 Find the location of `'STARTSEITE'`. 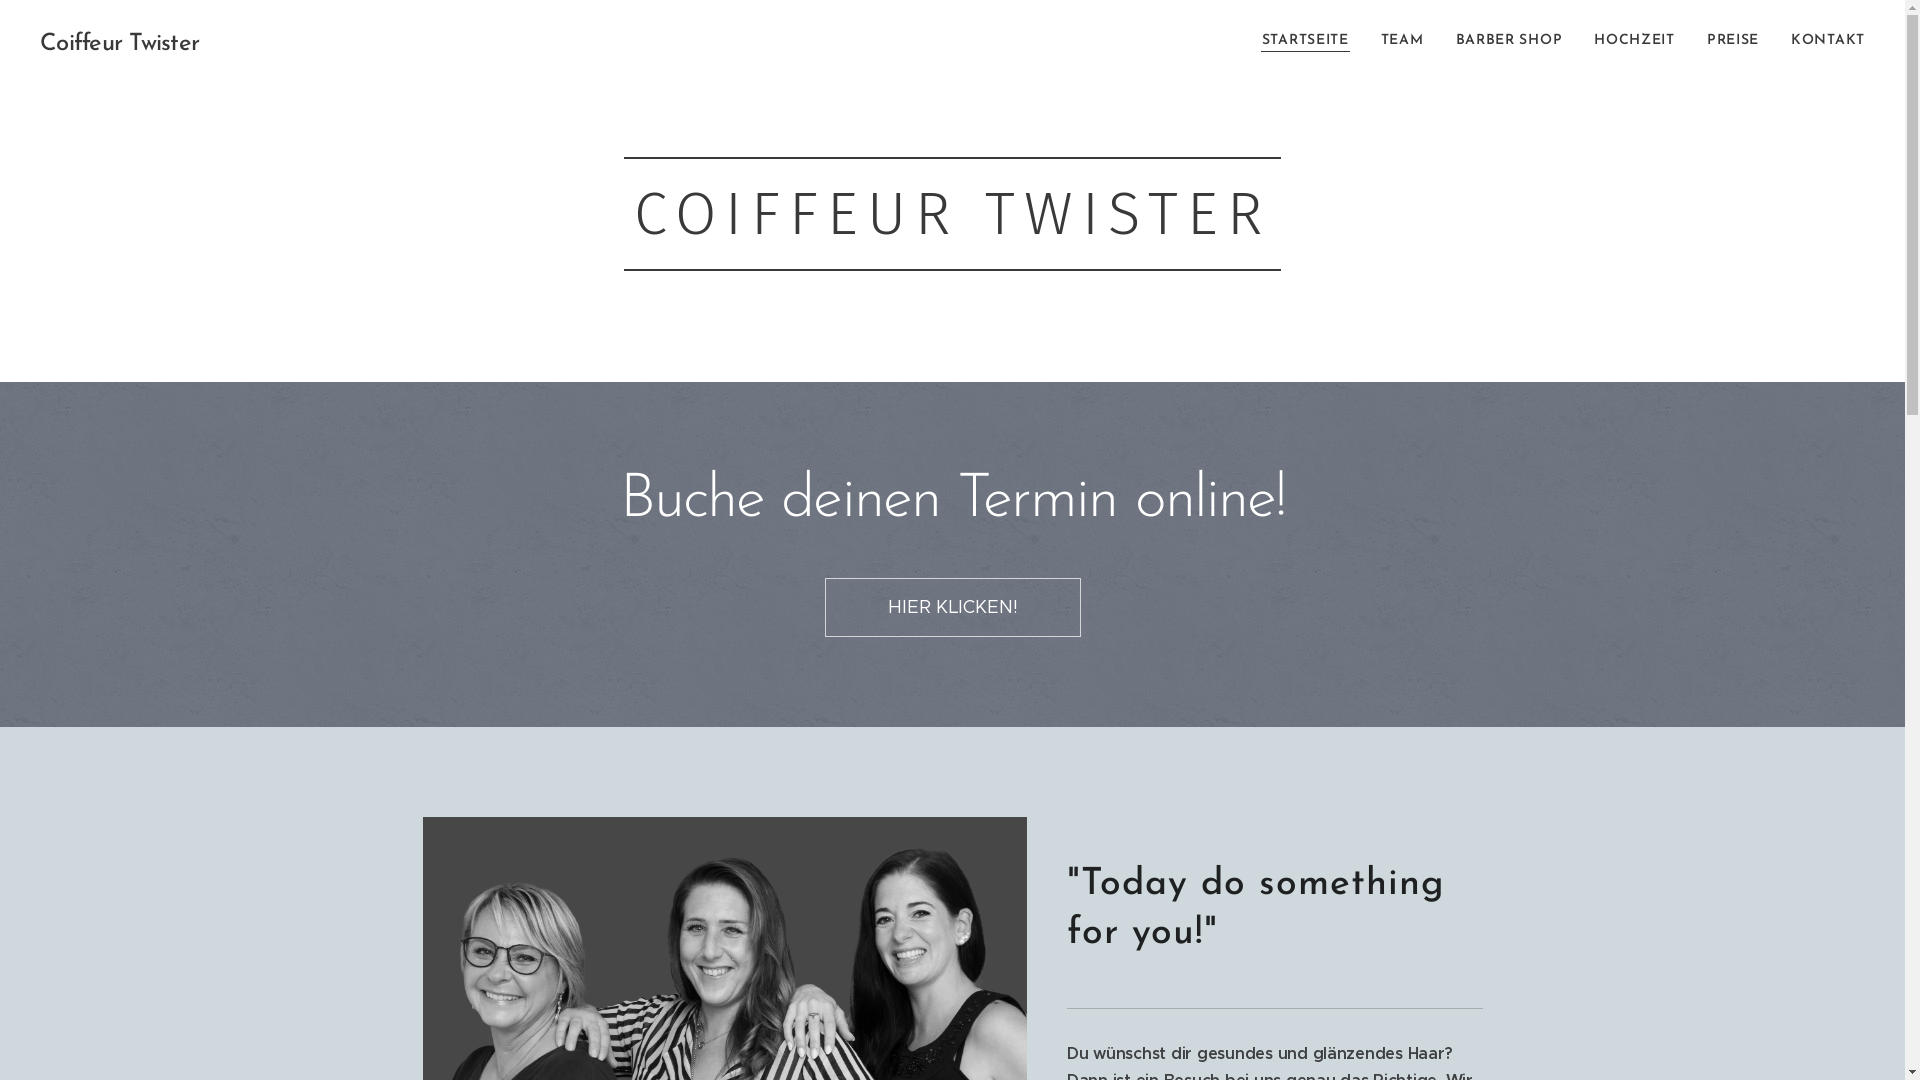

'STARTSEITE' is located at coordinates (1310, 41).